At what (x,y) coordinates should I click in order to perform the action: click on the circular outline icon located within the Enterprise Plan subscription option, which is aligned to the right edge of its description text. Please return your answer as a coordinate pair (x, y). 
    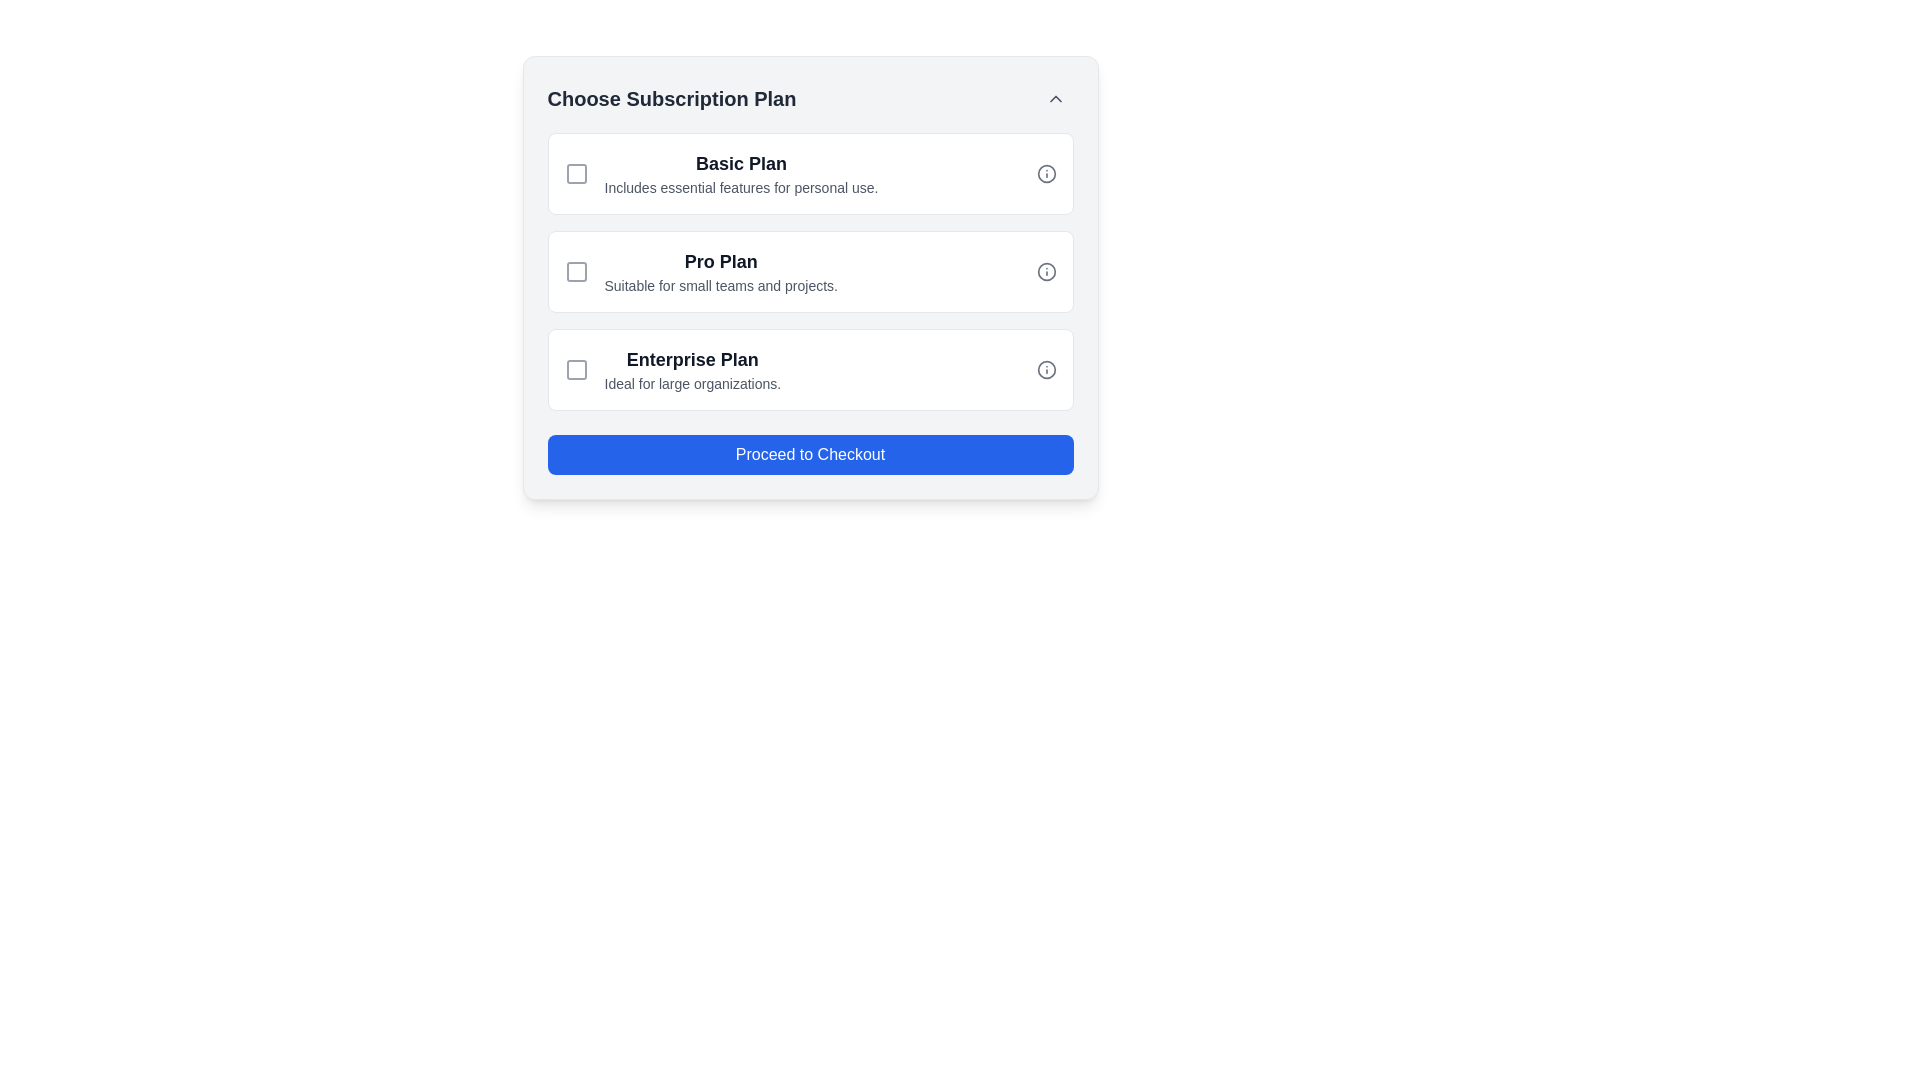
    Looking at the image, I should click on (1045, 370).